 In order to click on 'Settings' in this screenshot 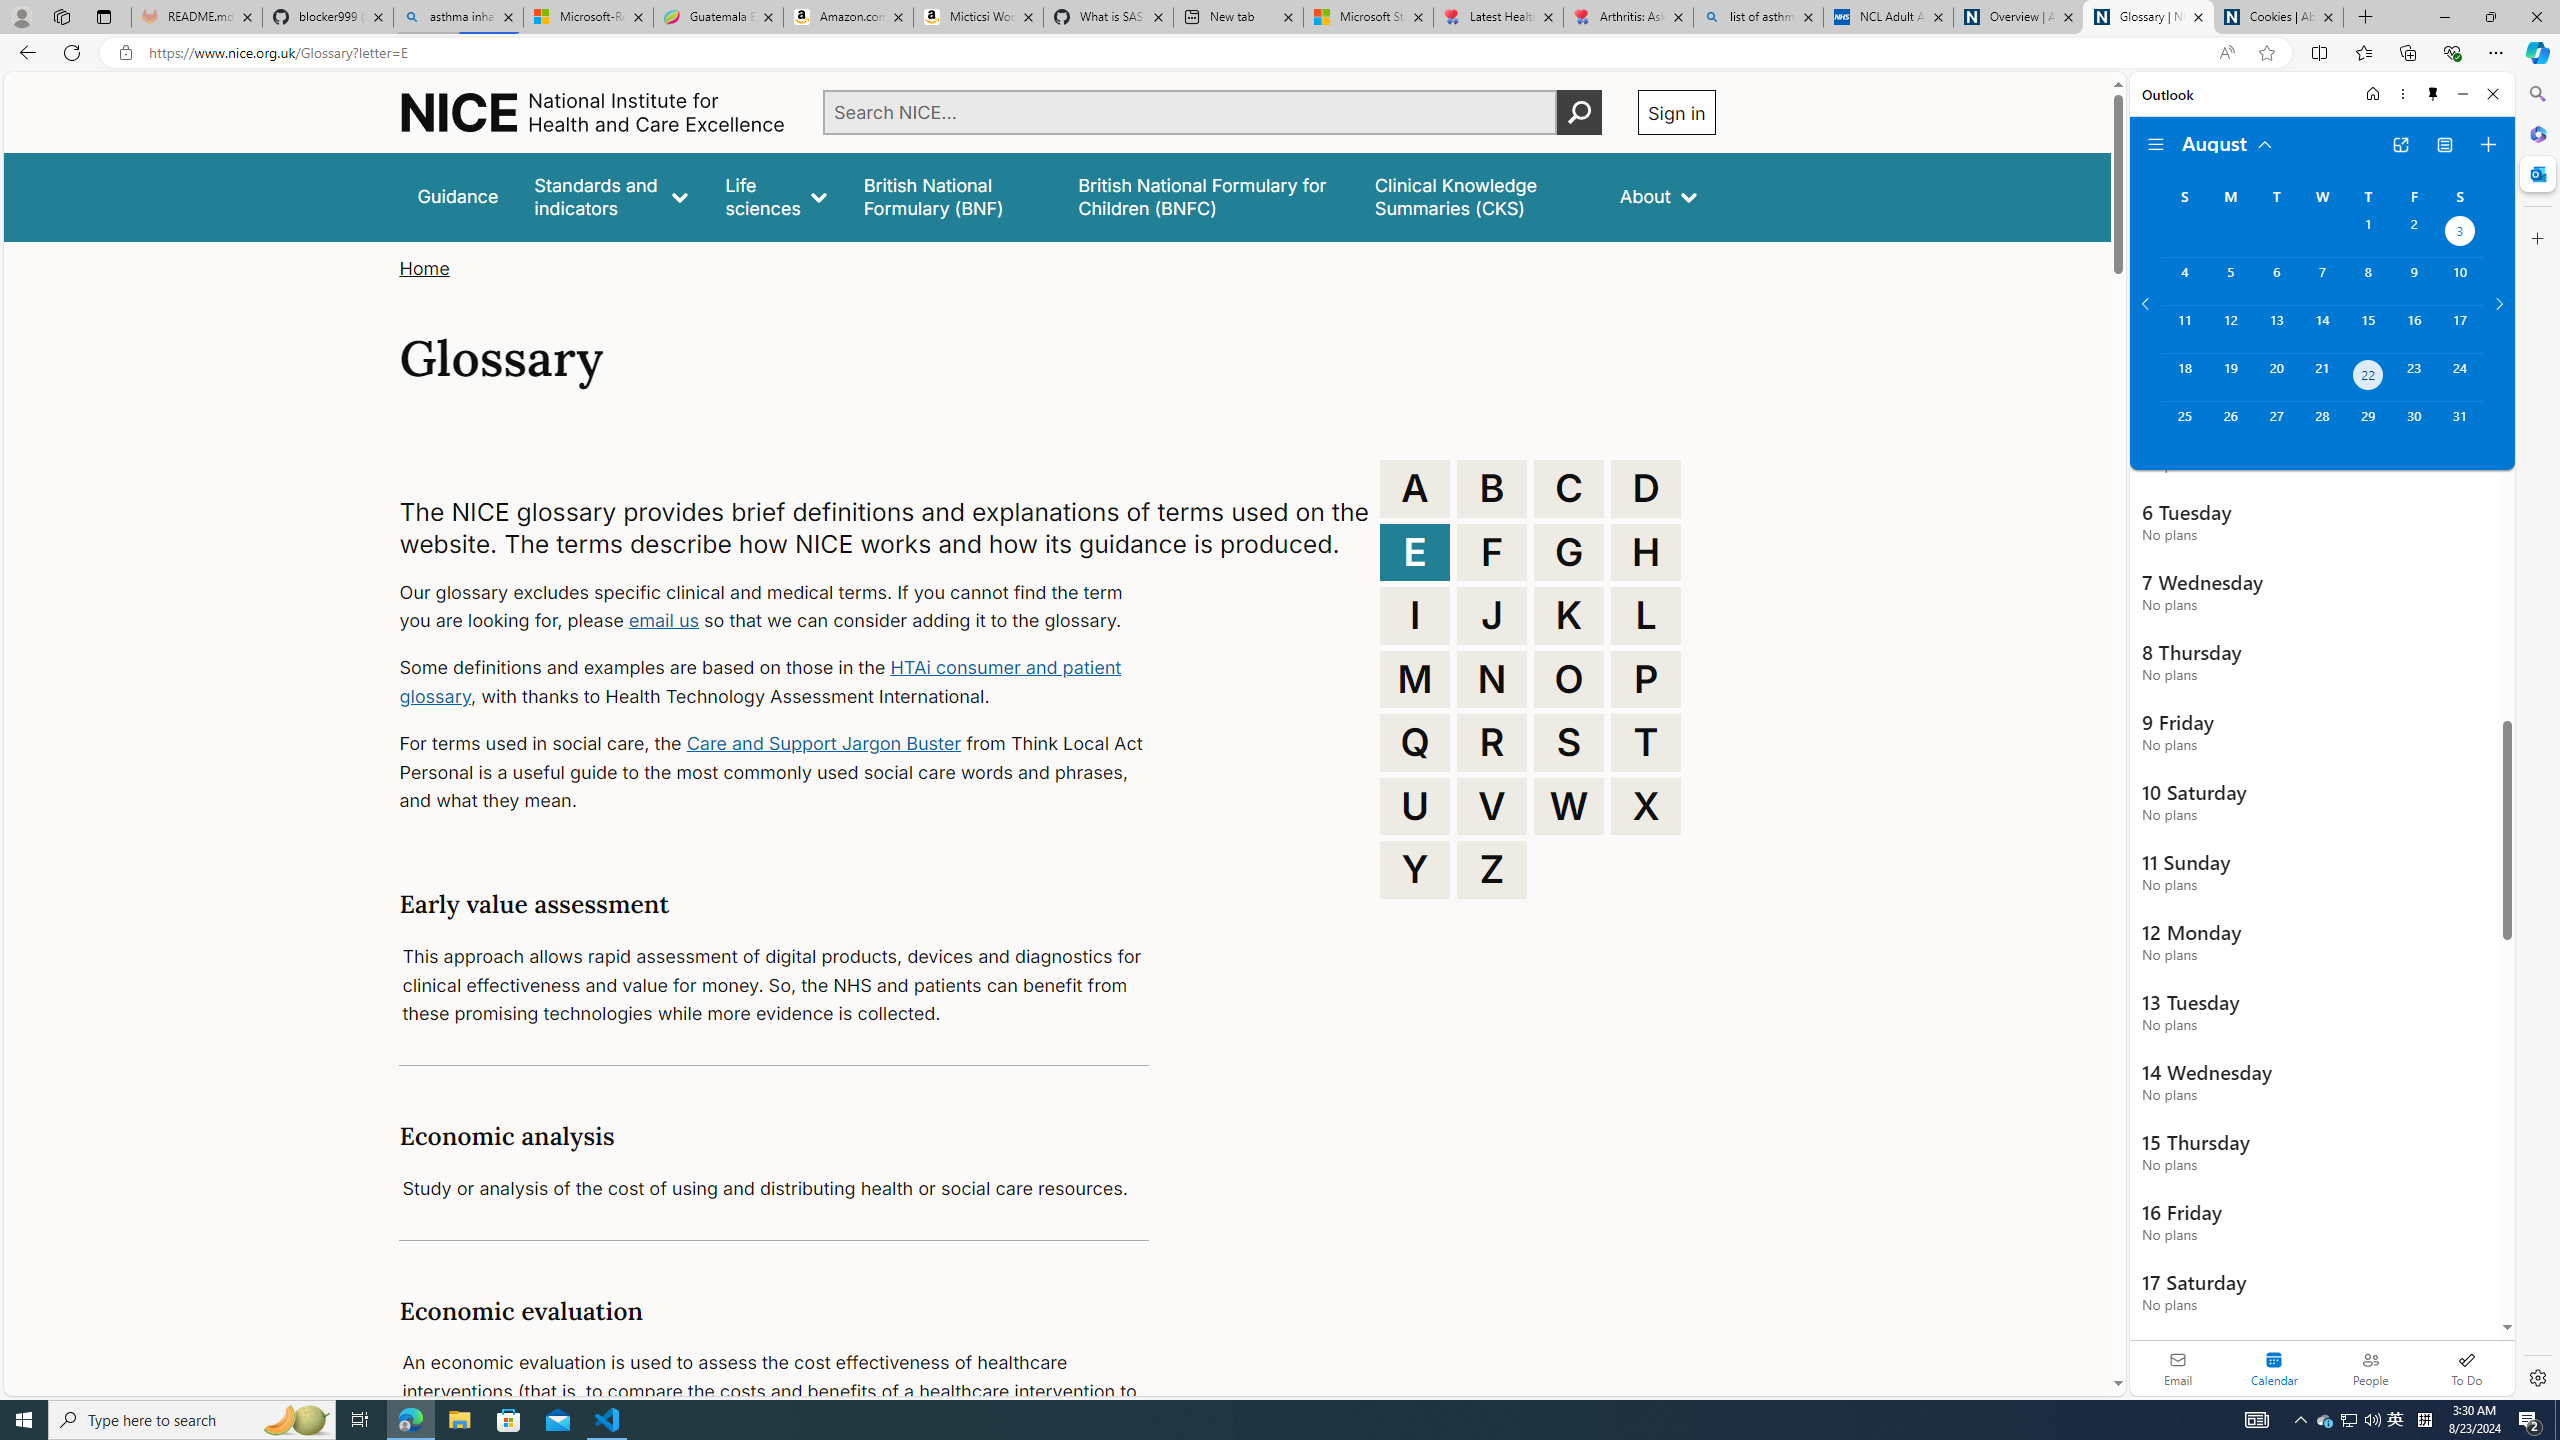, I will do `click(2535, 1376)`.